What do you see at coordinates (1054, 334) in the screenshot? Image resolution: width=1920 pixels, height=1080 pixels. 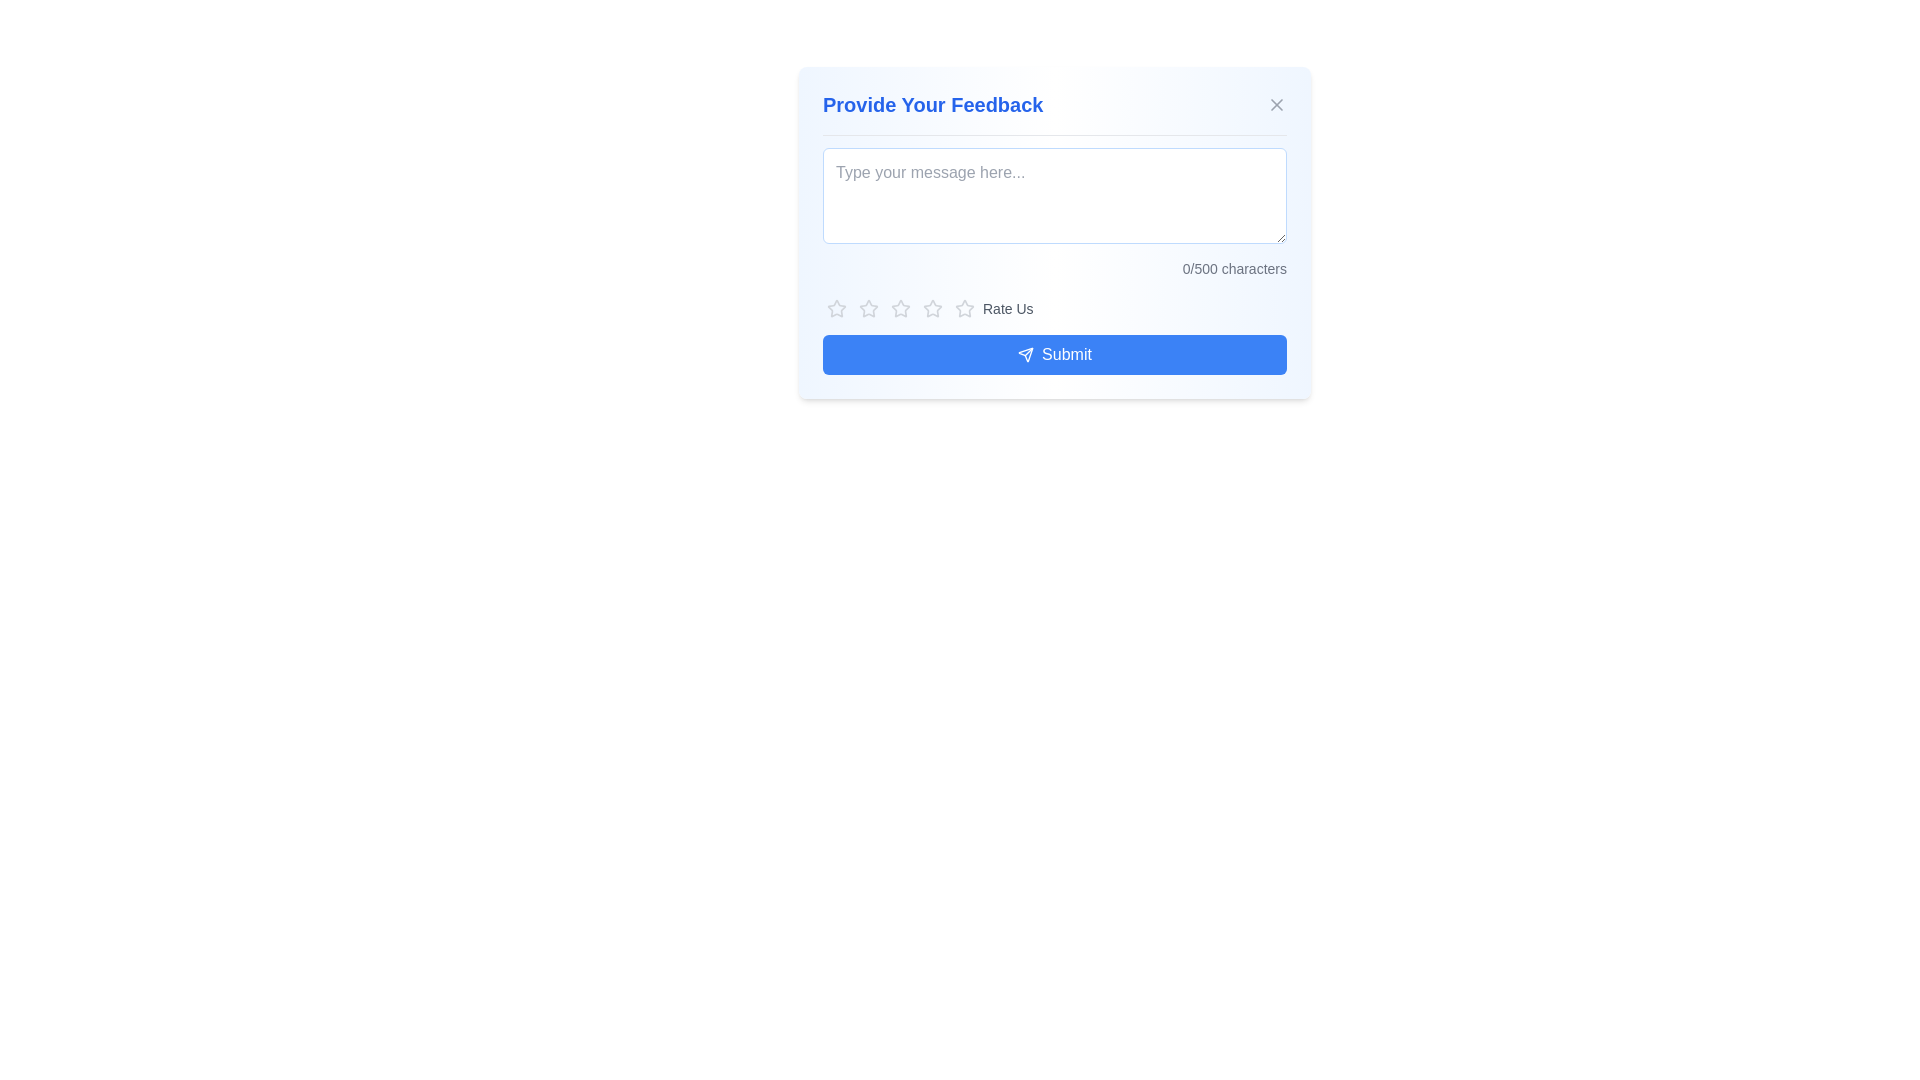 I see `the 'Submit' button located in the 'Provide Your Feedback' section of the Rating component to send the feedback` at bounding box center [1054, 334].